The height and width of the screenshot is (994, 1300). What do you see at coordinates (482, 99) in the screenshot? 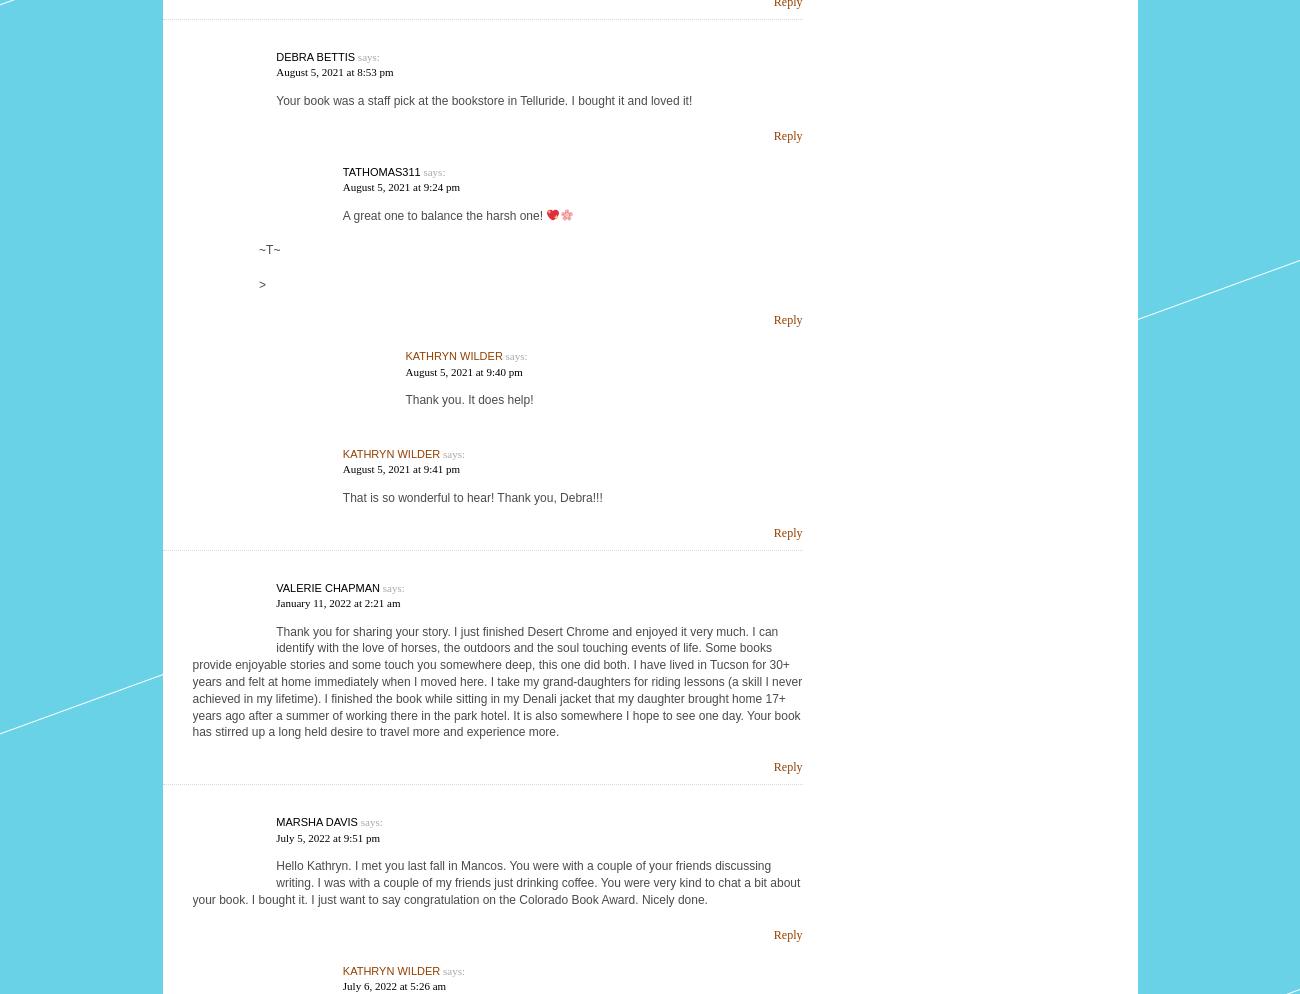
I see `'Your book was a staff pick at the bookstore in Telluride. I bought it and loved it!'` at bounding box center [482, 99].